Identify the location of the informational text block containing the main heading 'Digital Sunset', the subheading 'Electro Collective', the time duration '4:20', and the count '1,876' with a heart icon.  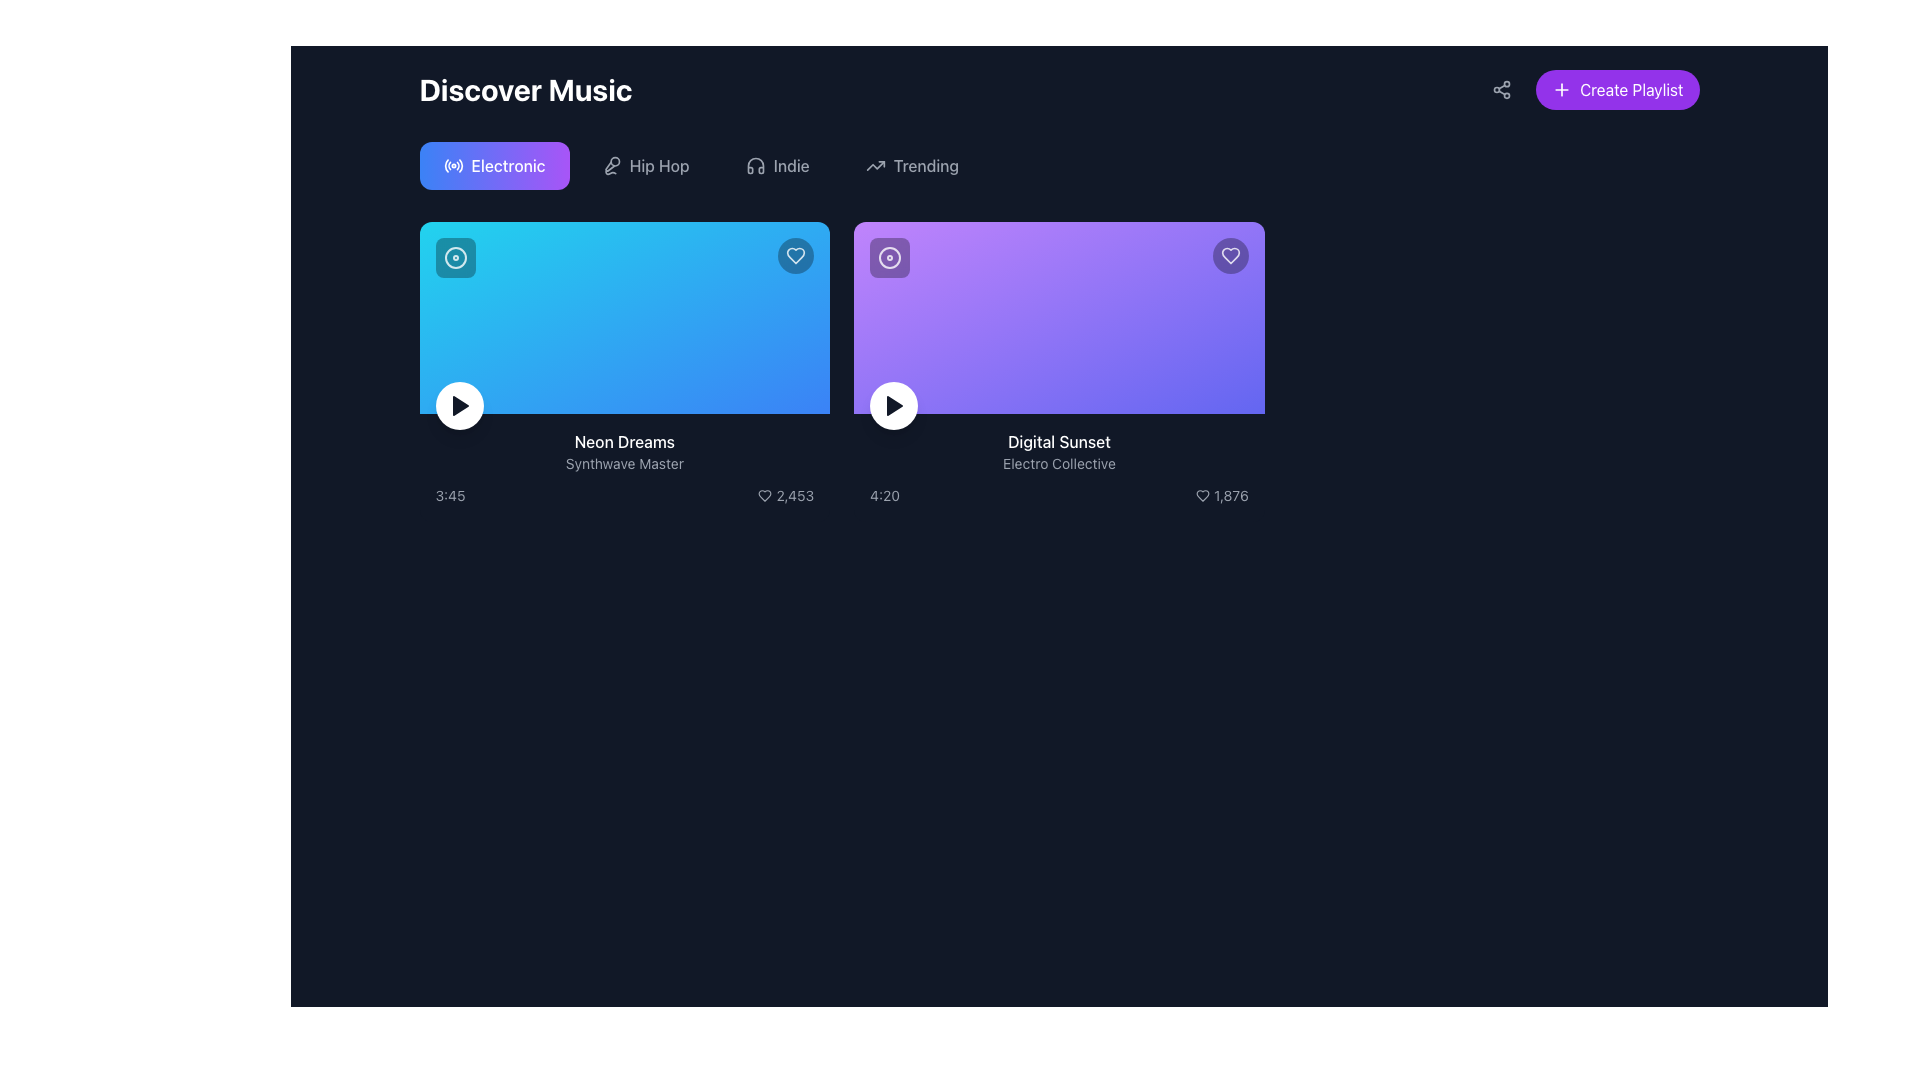
(1058, 467).